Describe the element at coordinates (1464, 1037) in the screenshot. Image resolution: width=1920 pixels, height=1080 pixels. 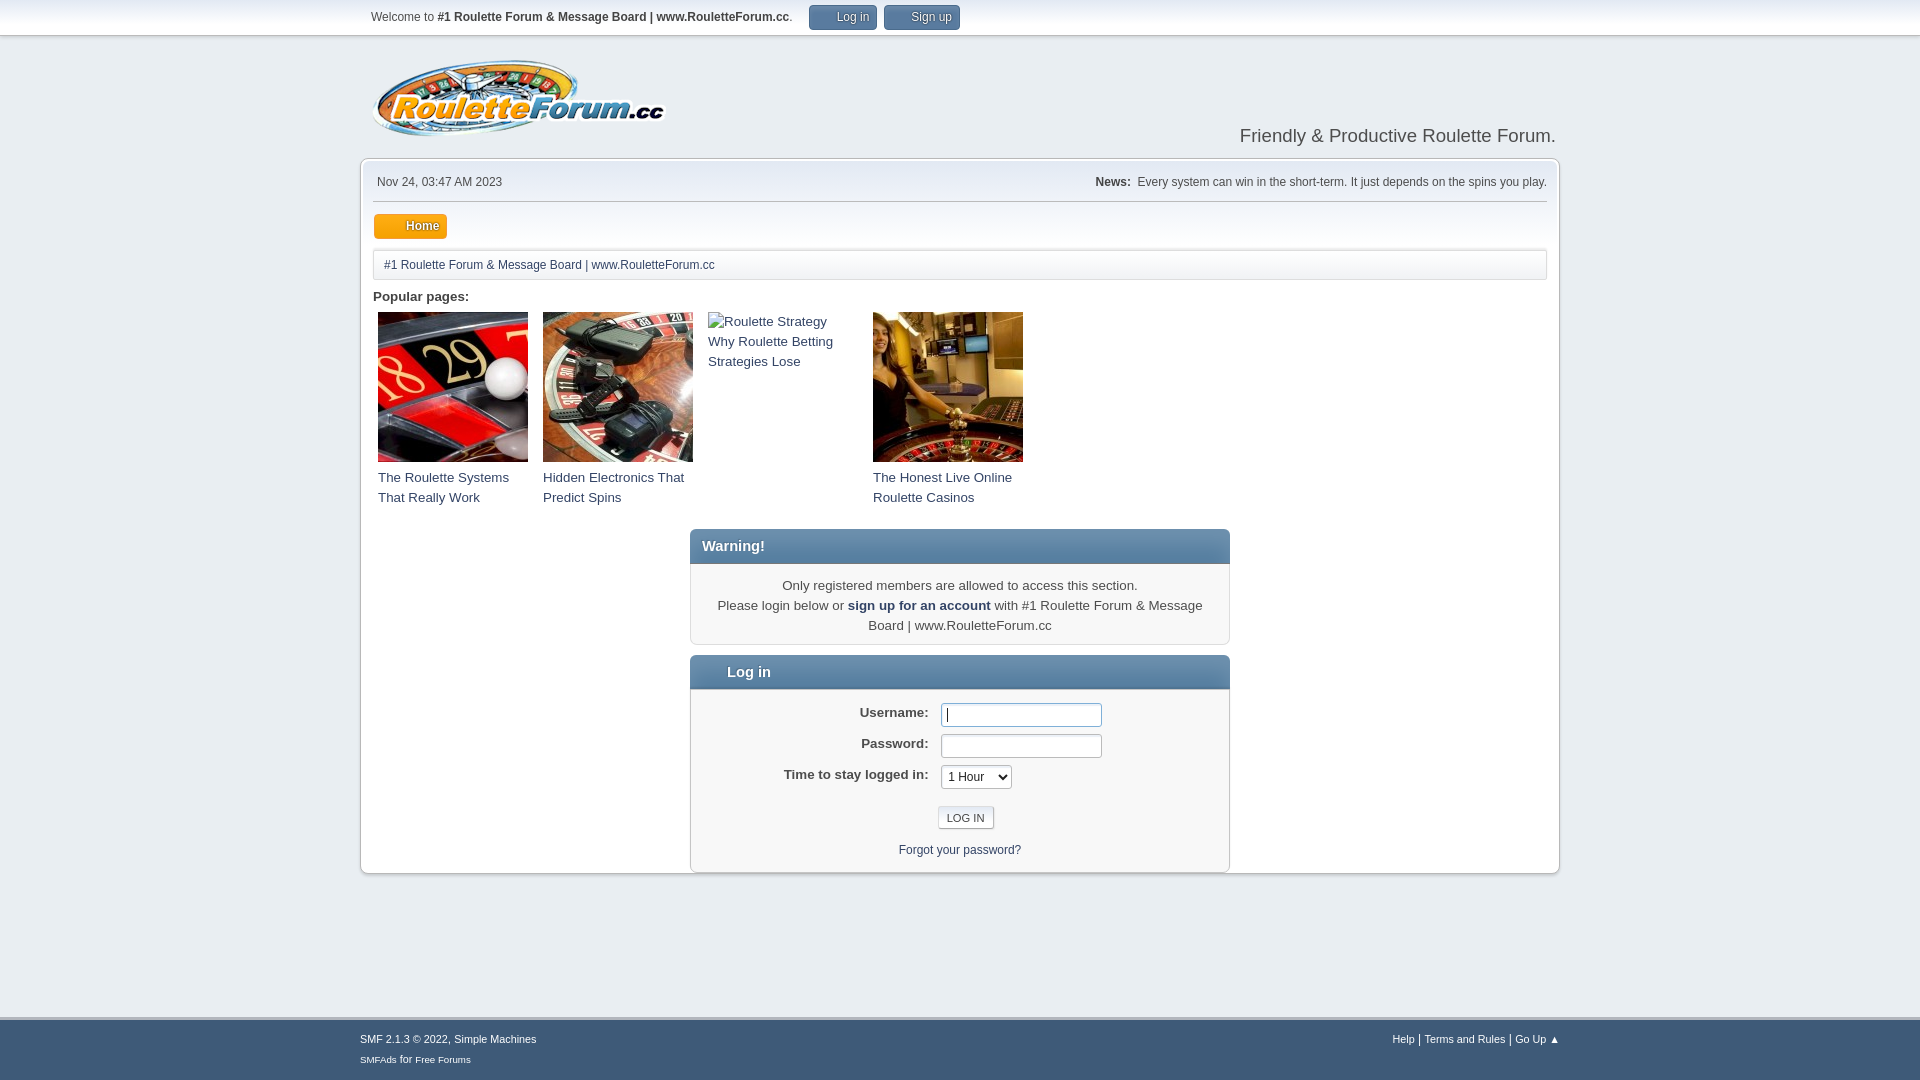
I see `'Terms and Rules'` at that location.